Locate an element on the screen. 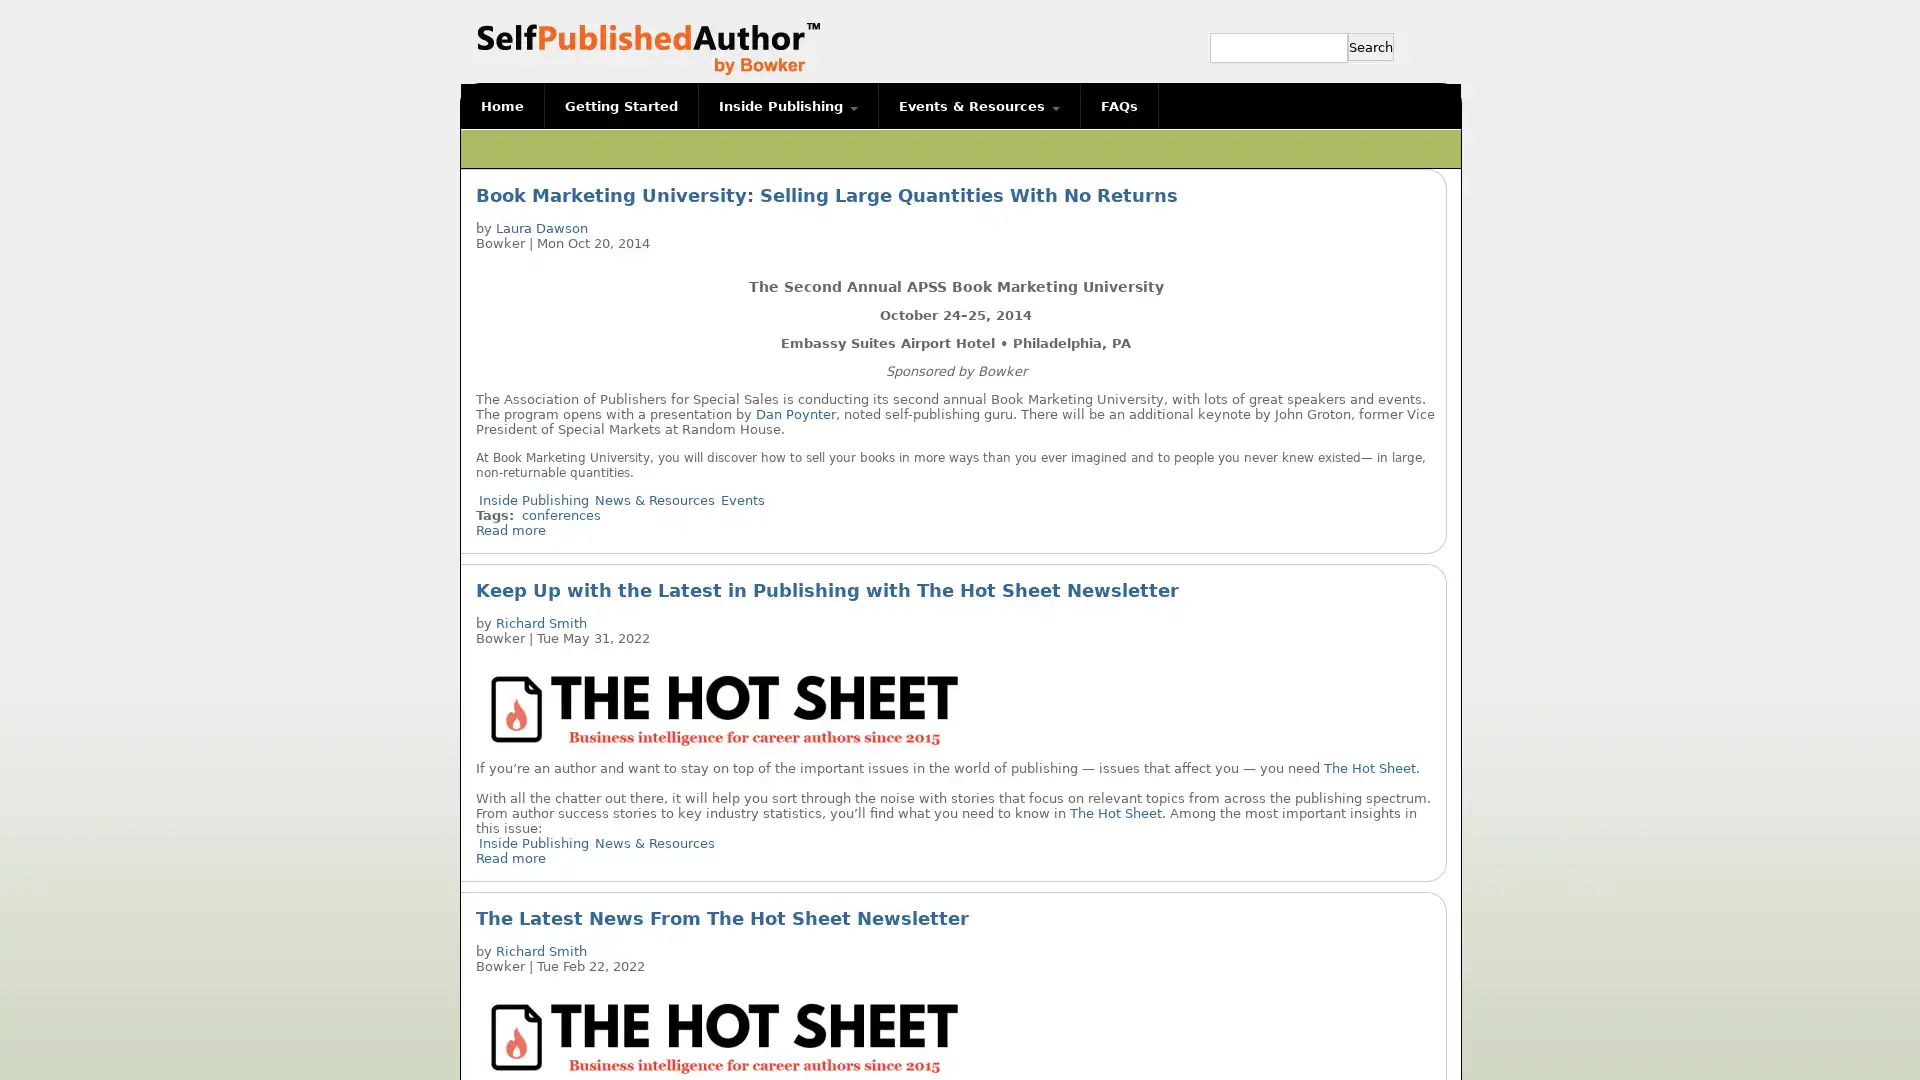  Search is located at coordinates (1370, 45).